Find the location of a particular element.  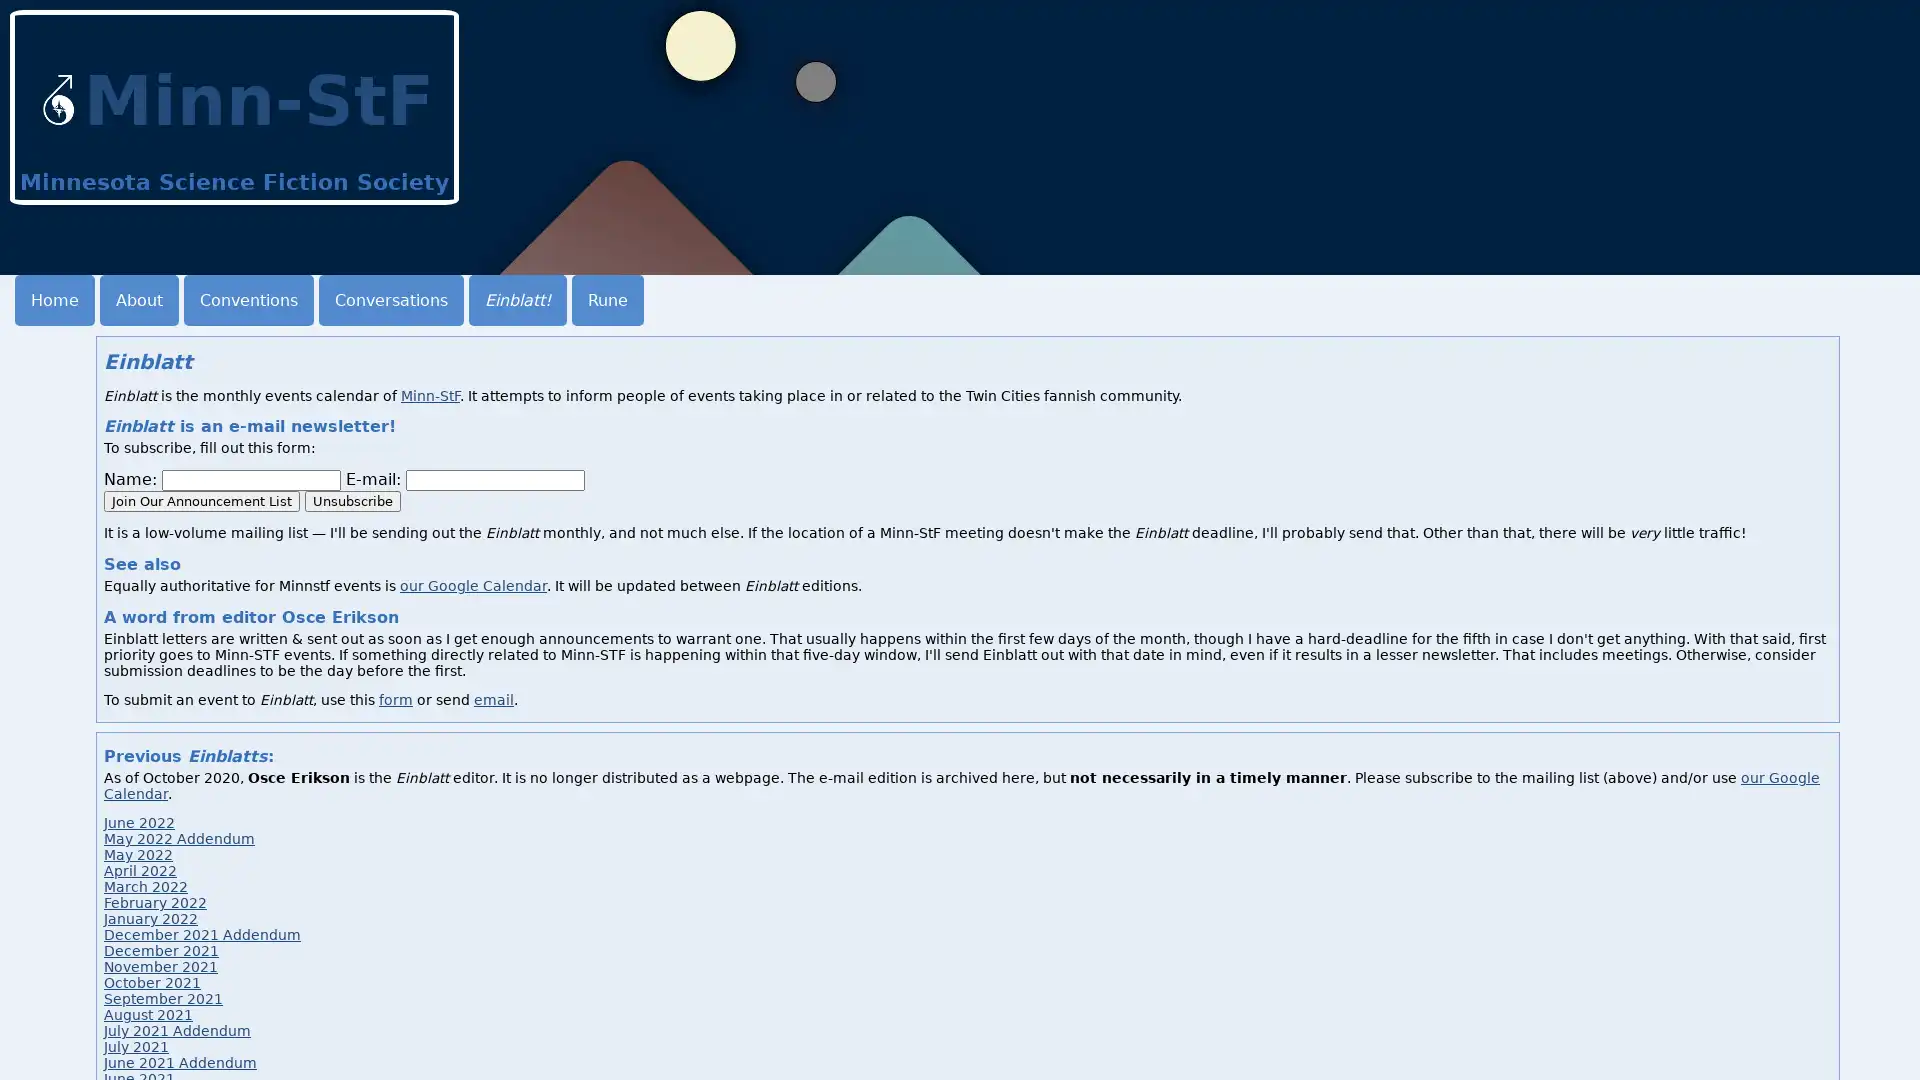

Rune is located at coordinates (607, 300).